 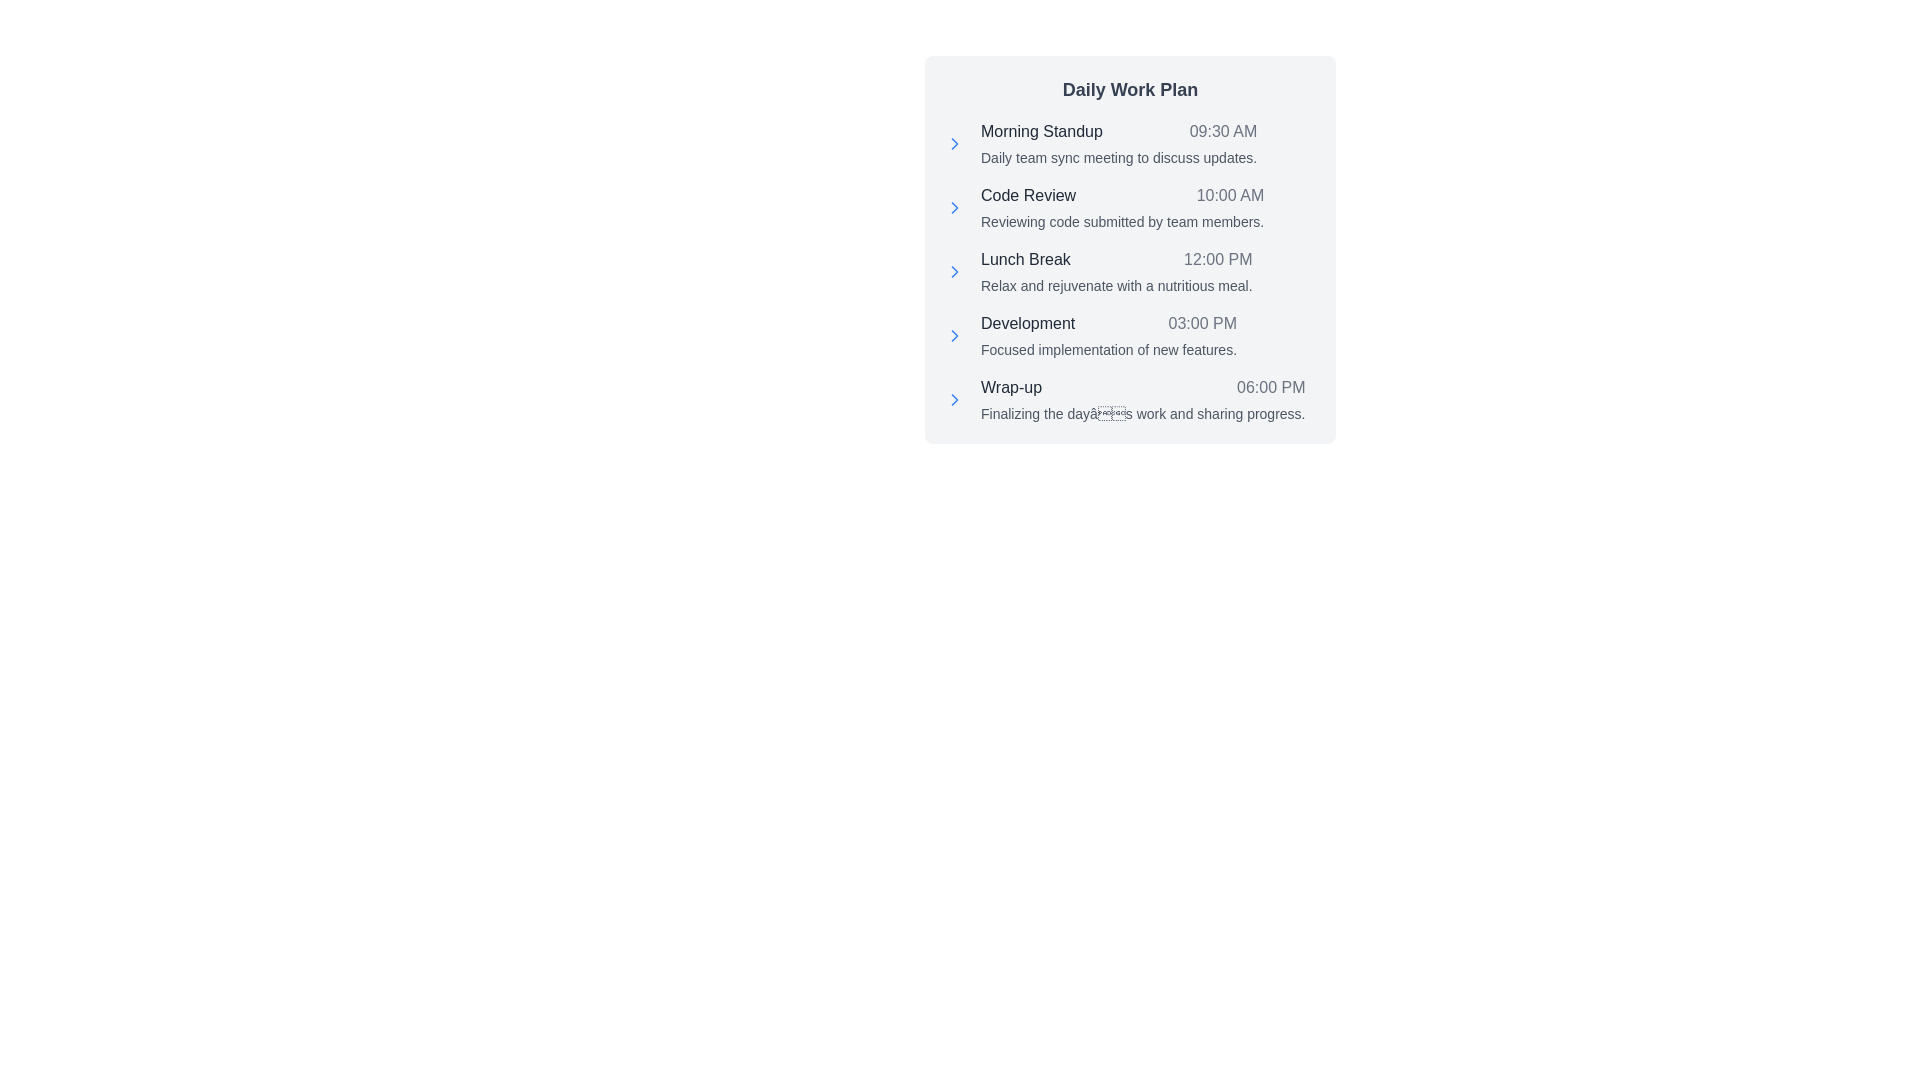 I want to click on text content of the list item titled 'Lunch Break' with the time '12:00 PM' and the description 'Relax and rejuvenate with a nutritious meal.', so click(x=1115, y=272).